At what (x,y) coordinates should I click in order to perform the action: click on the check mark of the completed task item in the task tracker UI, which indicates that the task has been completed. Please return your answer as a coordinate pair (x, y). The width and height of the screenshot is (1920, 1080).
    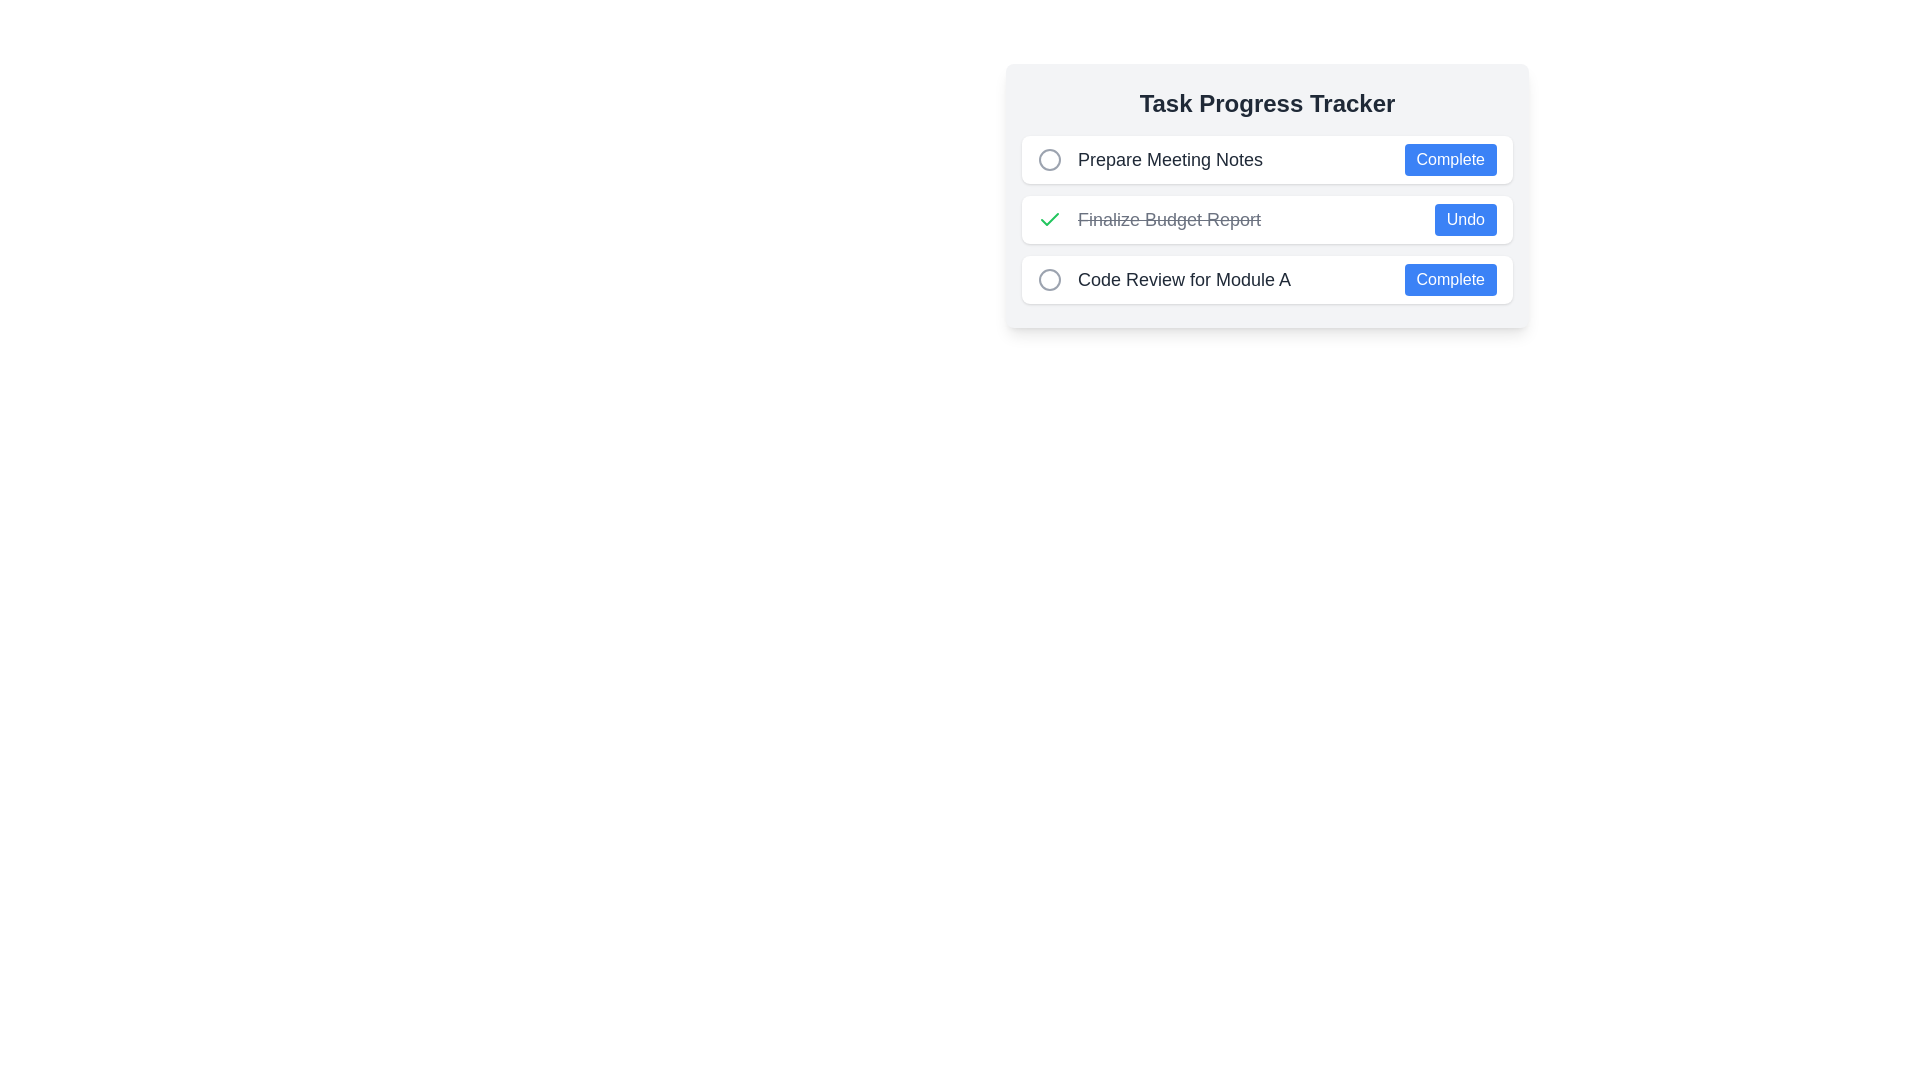
    Looking at the image, I should click on (1266, 219).